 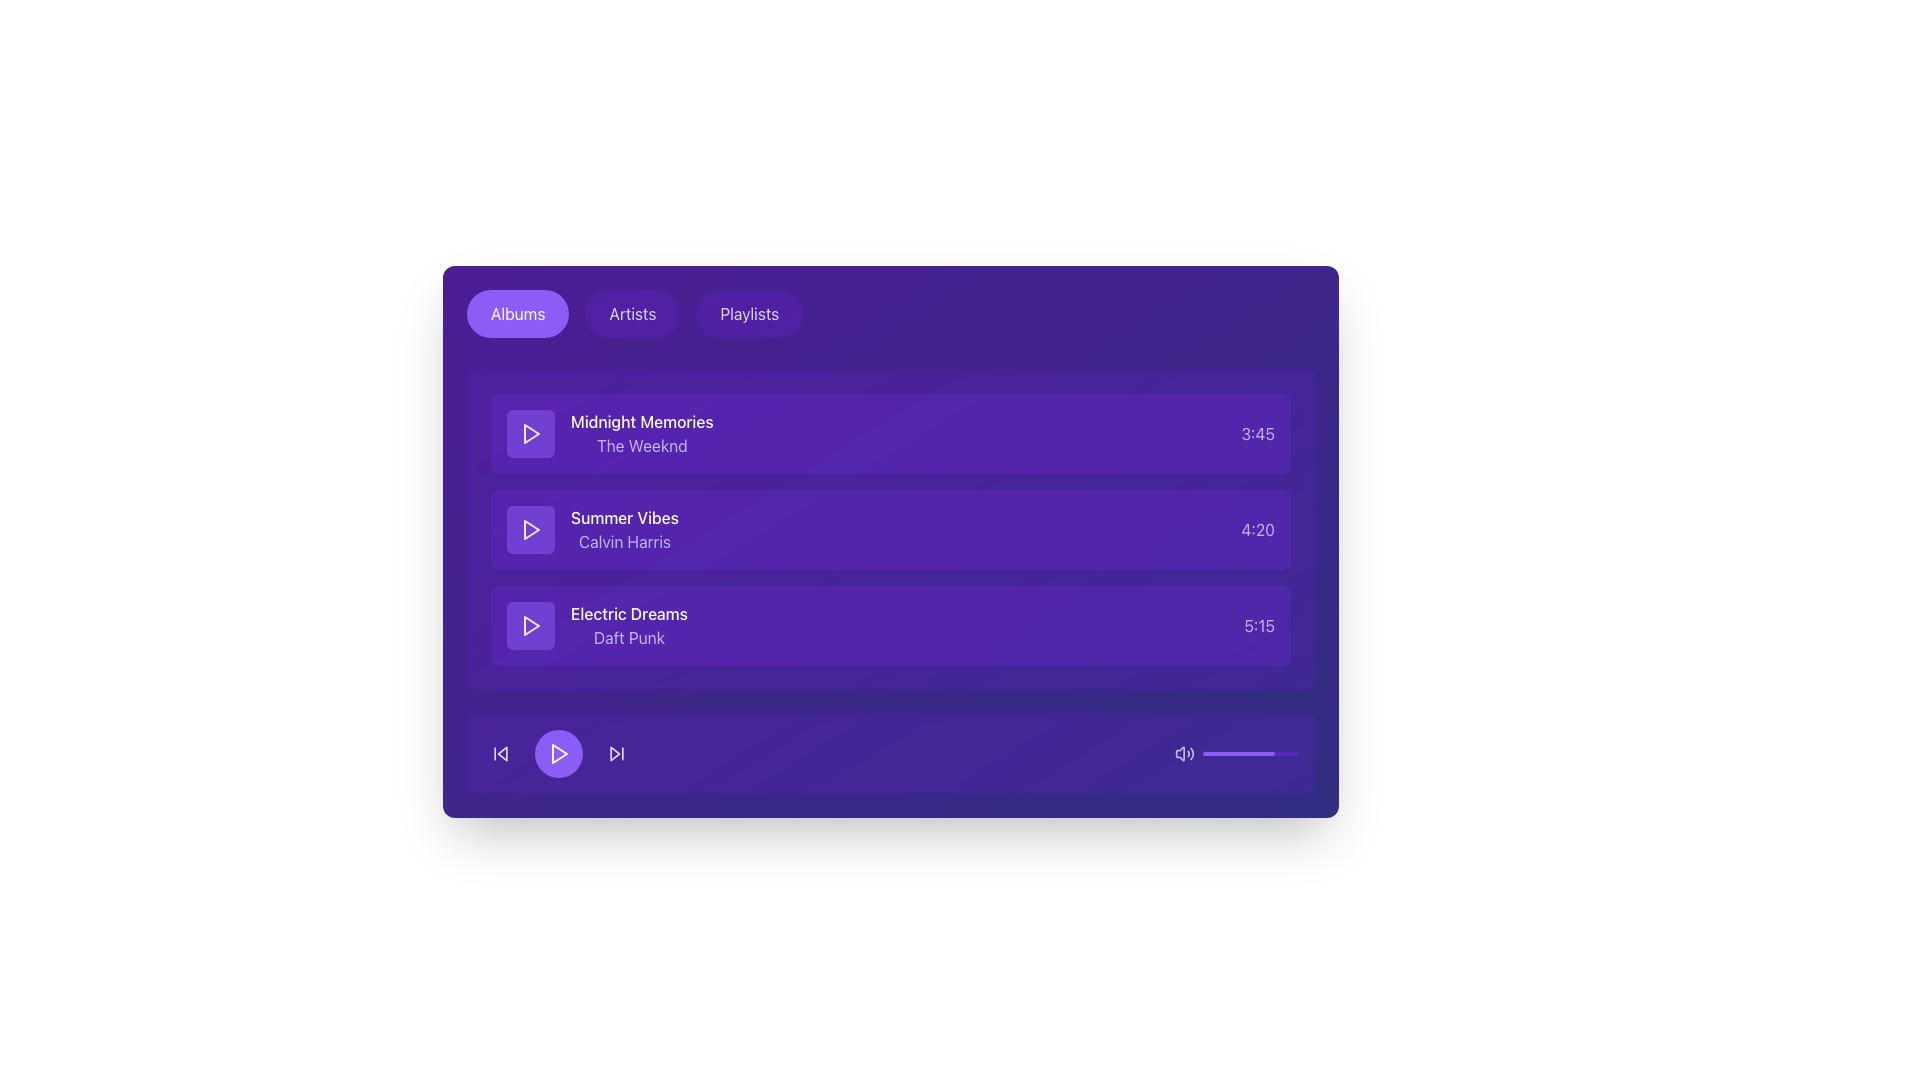 What do you see at coordinates (531, 433) in the screenshot?
I see `the play button located at the top of the vertical list, preceding the text 'Midnight Memories' and 'The Weeknd'` at bounding box center [531, 433].